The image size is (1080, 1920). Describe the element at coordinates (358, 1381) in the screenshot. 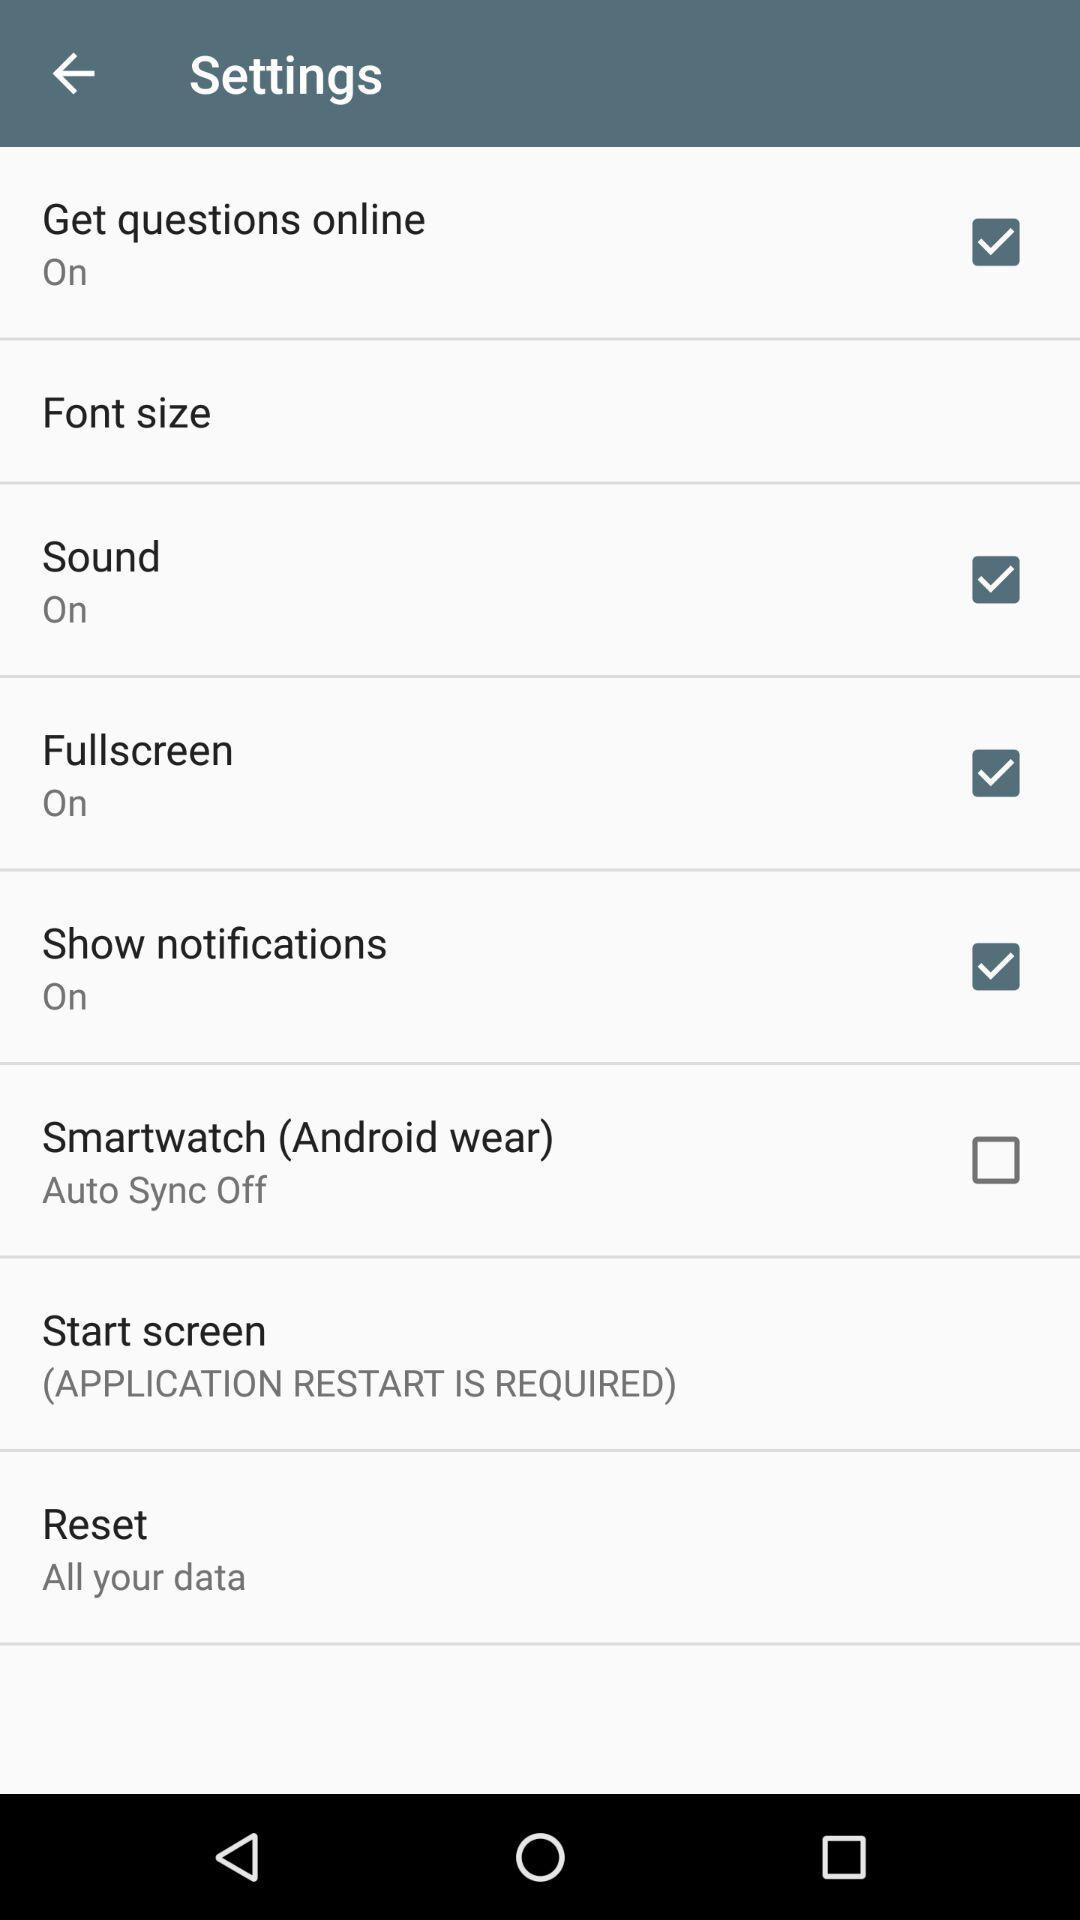

I see `application restart is` at that location.